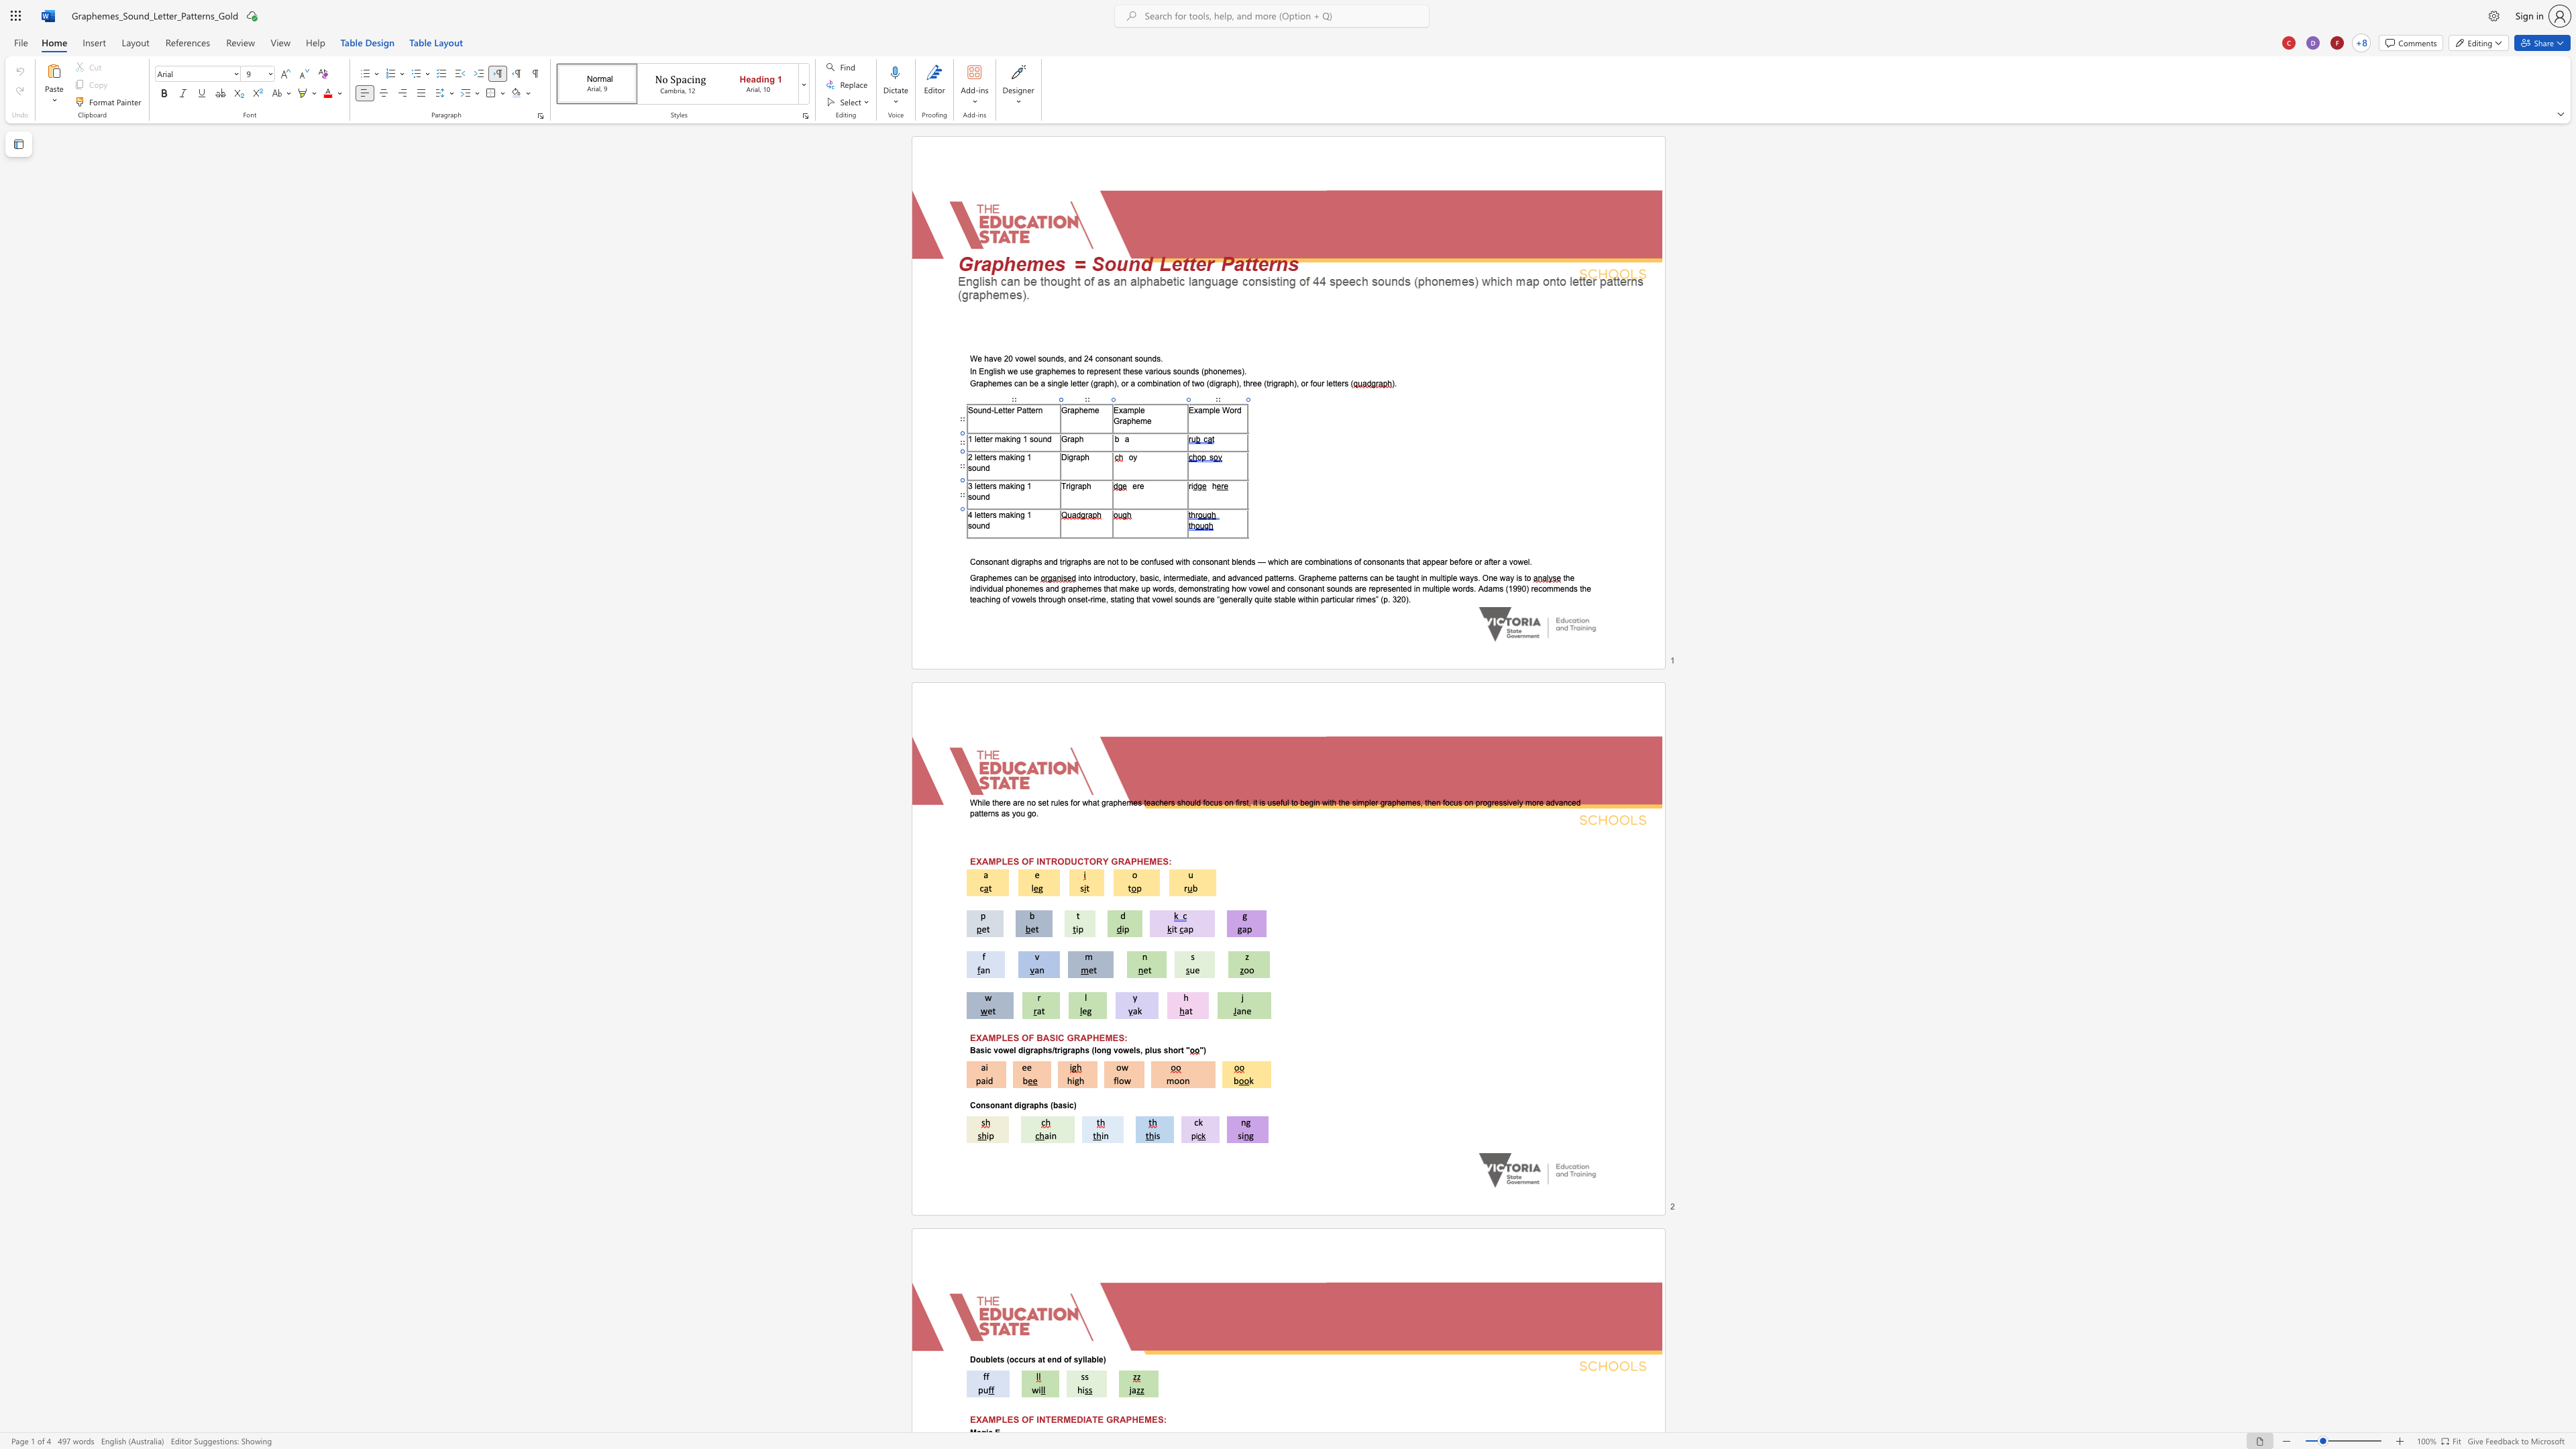  Describe the element at coordinates (1148, 578) in the screenshot. I see `the space between the continuous character "a" and "s" in the text` at that location.